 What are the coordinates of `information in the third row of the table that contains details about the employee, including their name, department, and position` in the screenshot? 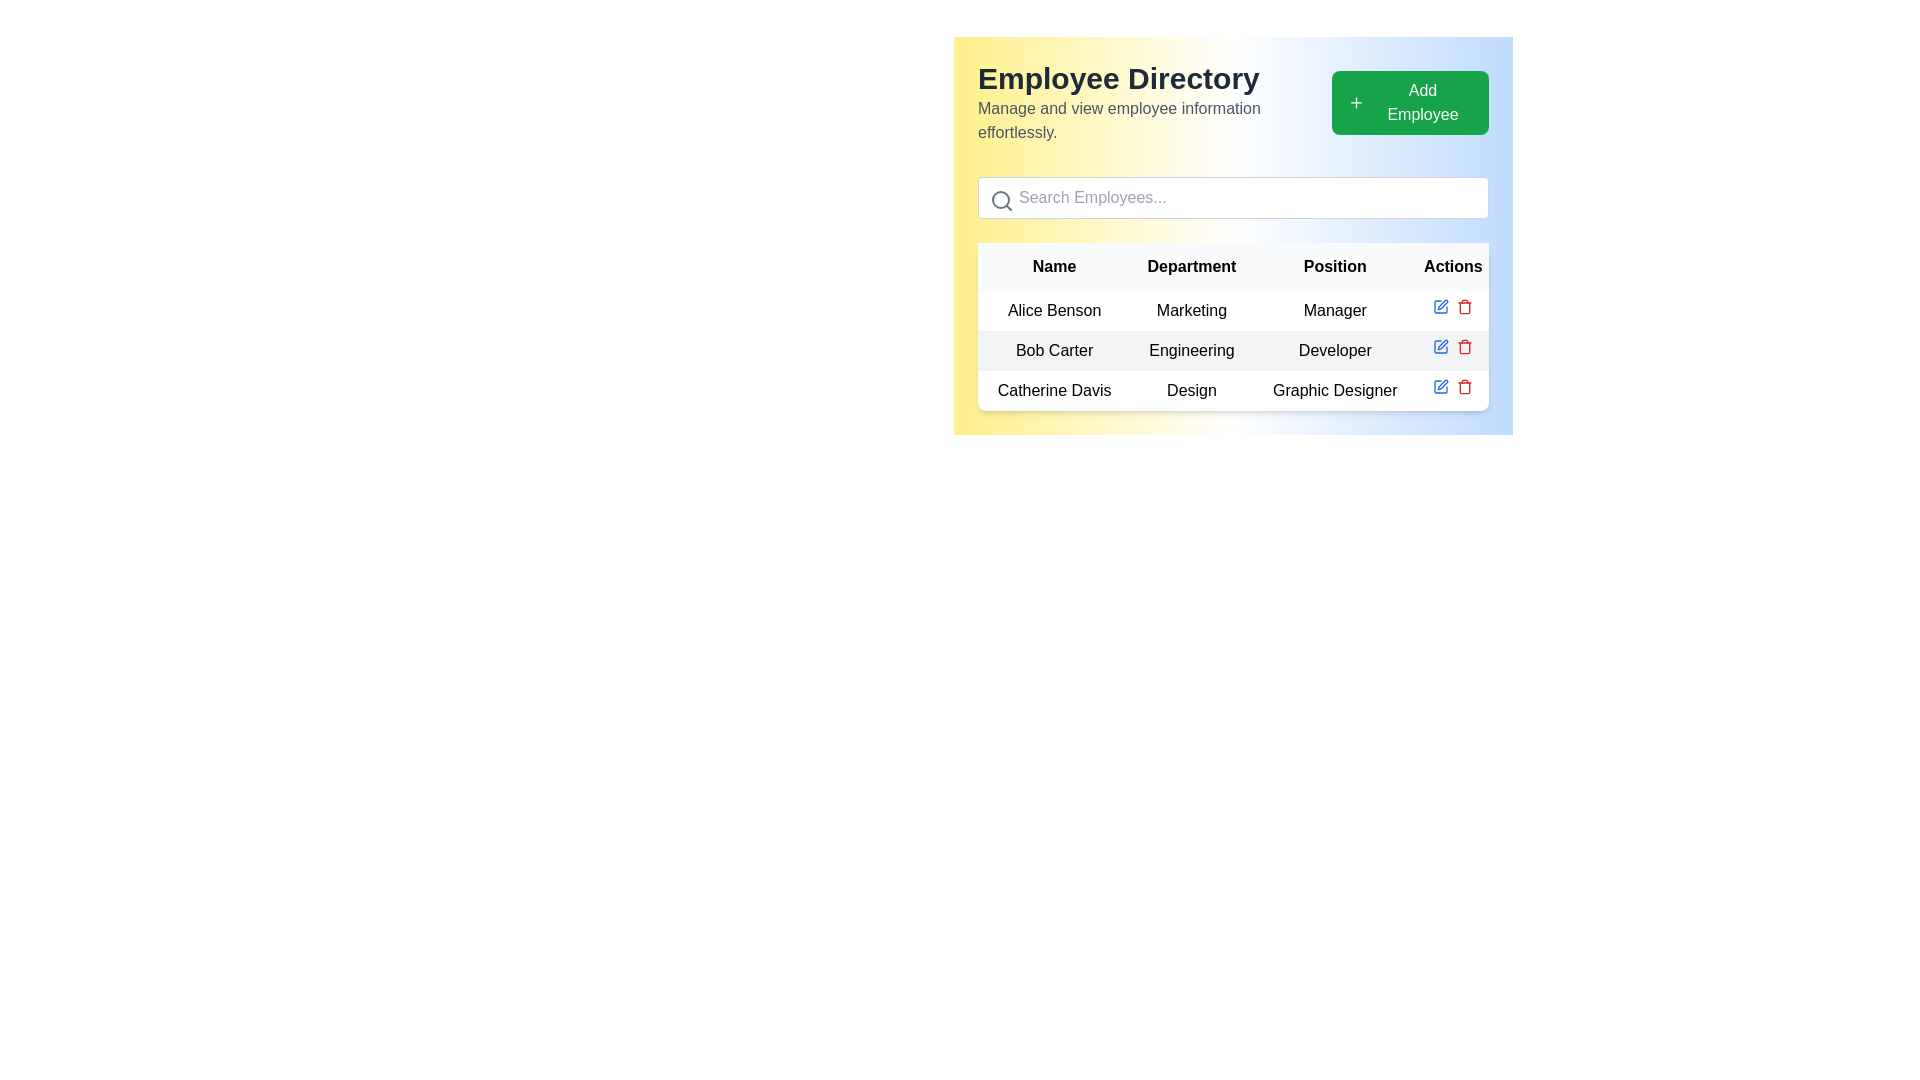 It's located at (1232, 390).